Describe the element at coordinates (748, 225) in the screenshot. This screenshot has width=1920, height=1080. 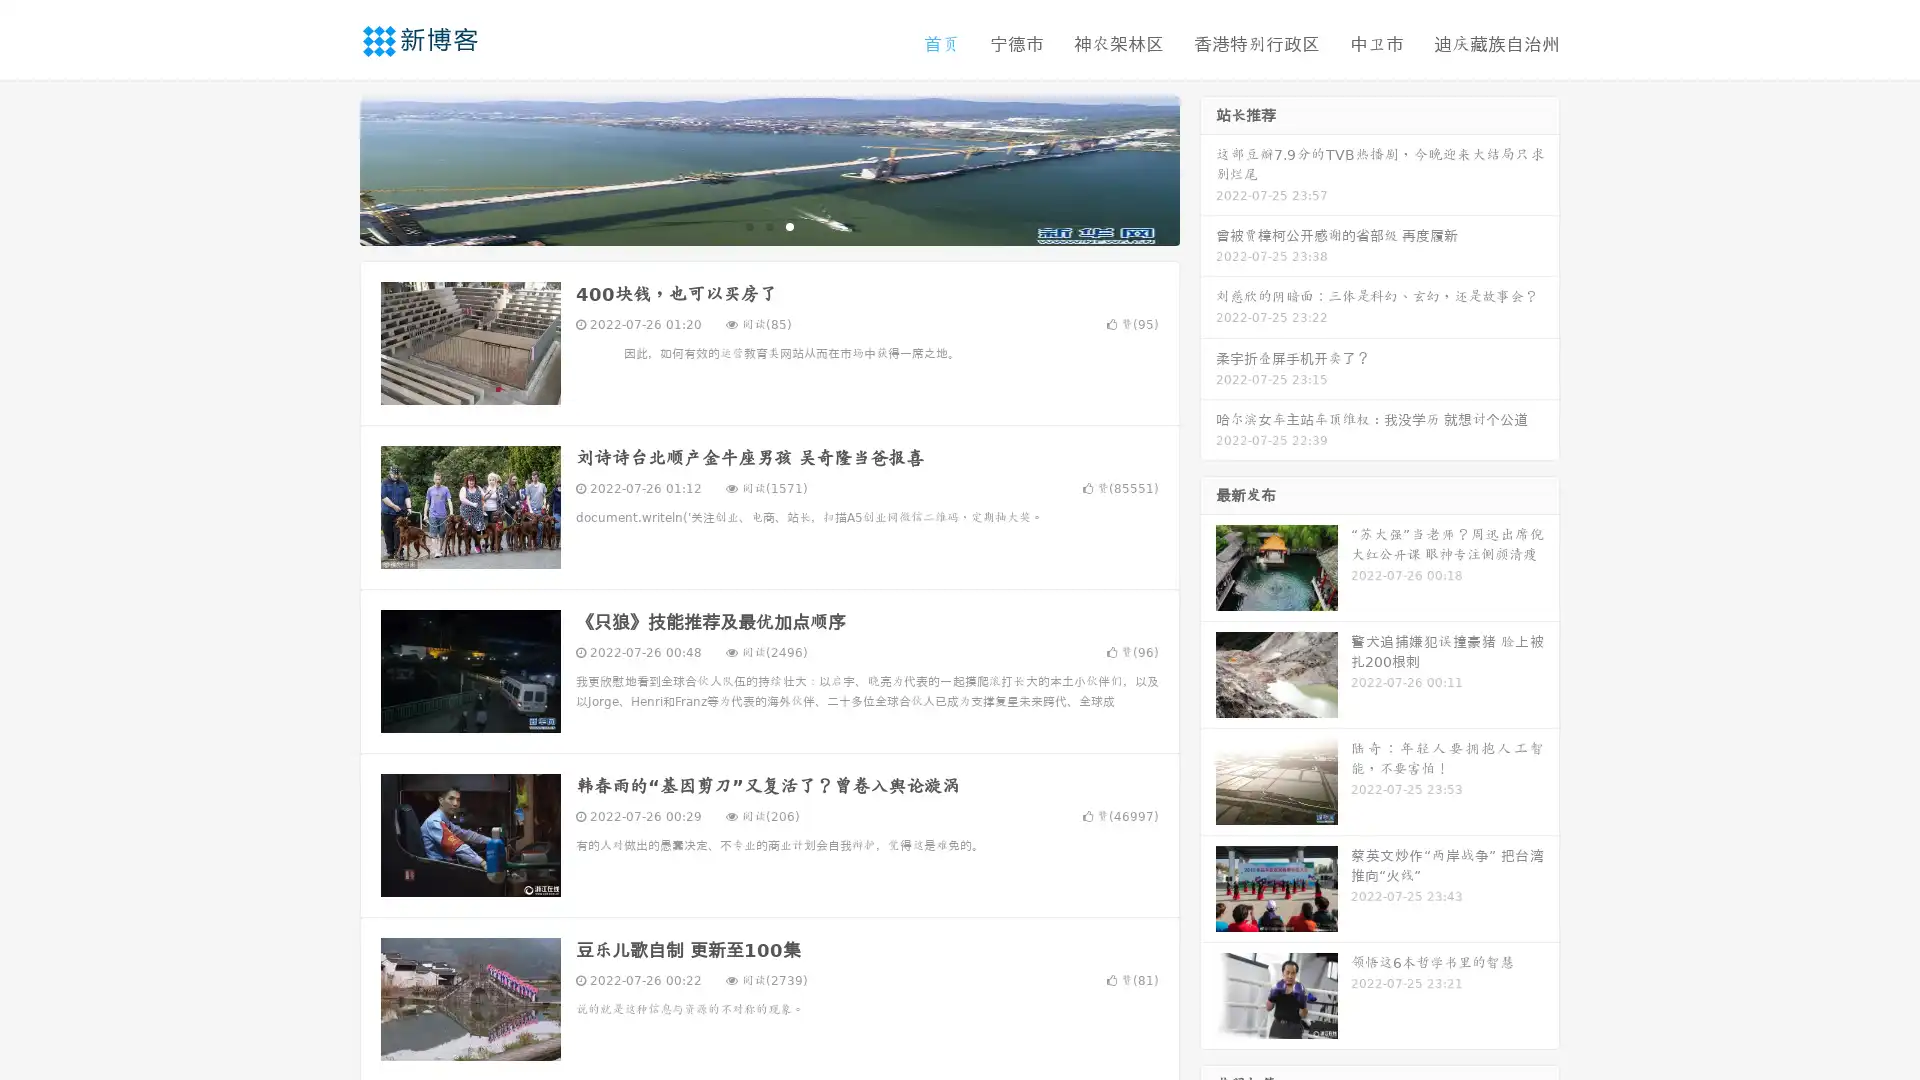
I see `Go to slide 1` at that location.